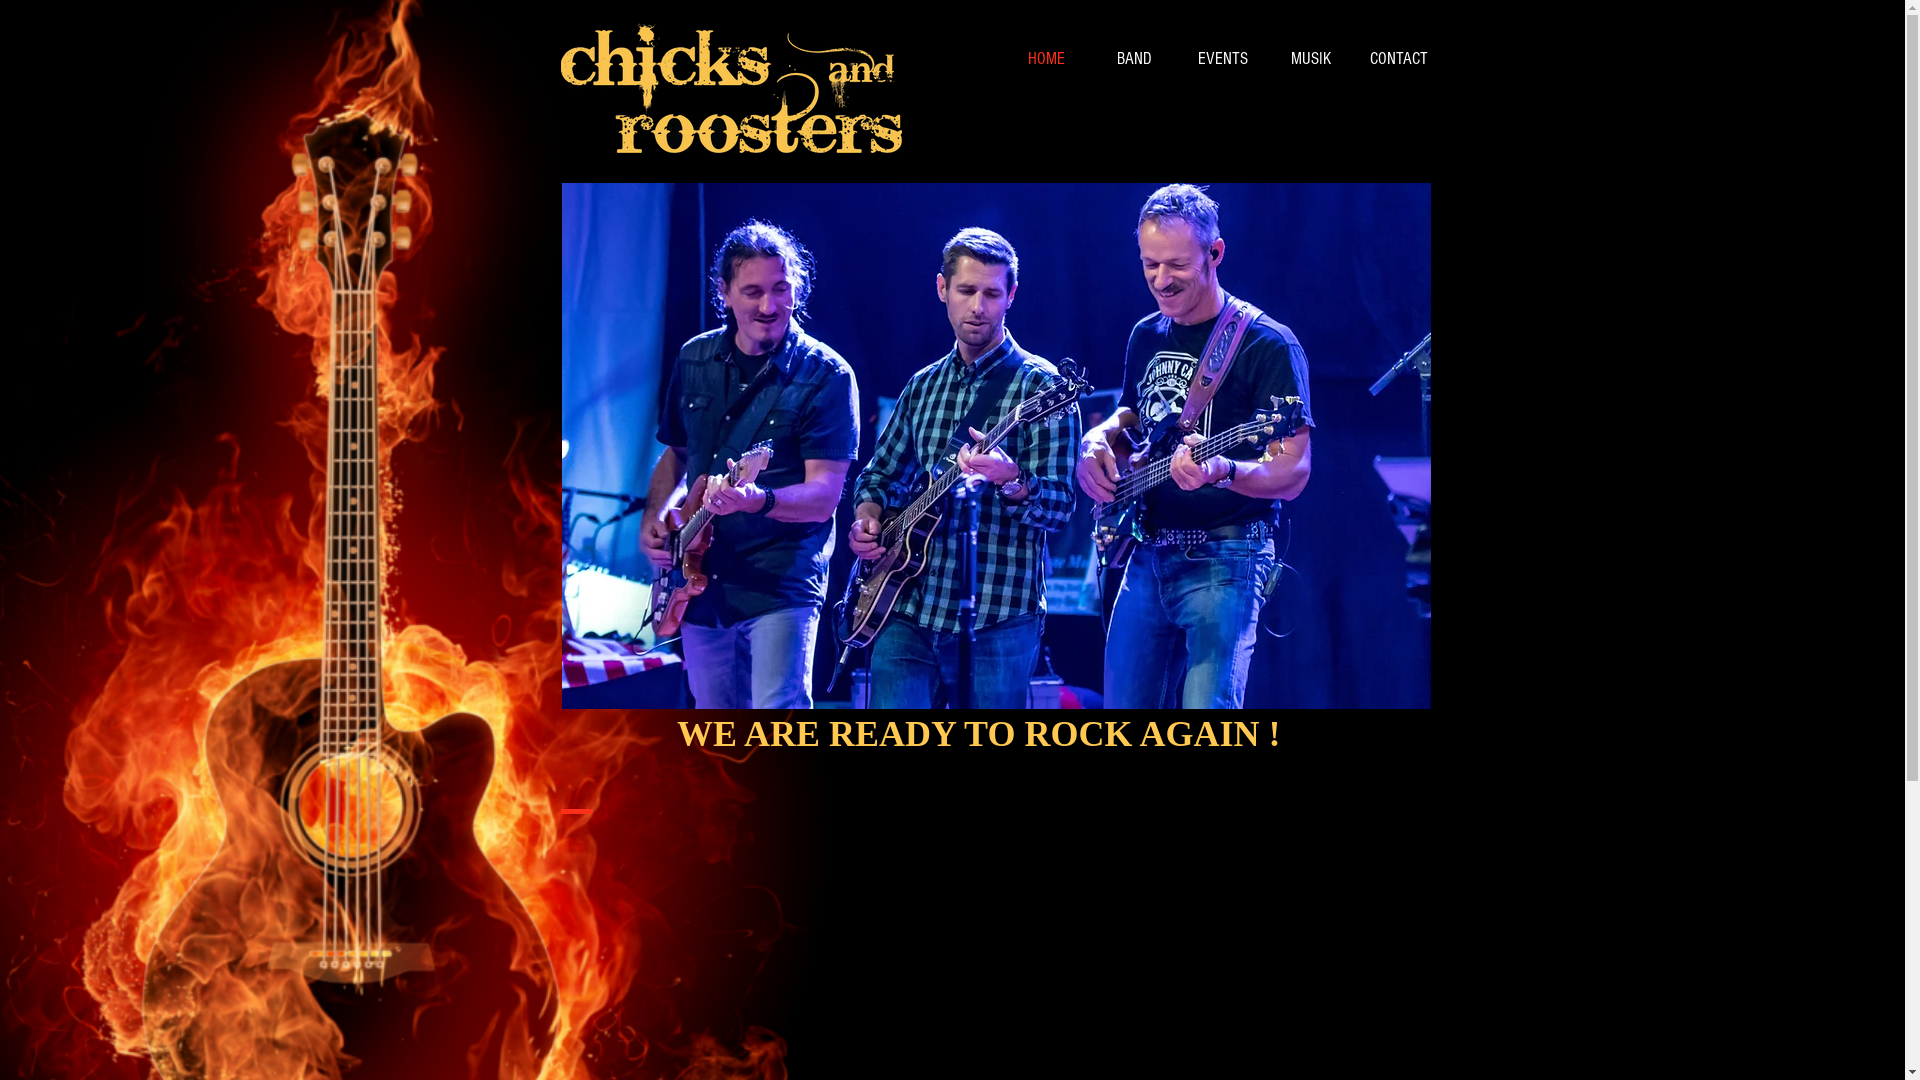 The height and width of the screenshot is (1080, 1920). What do you see at coordinates (1353, 57) in the screenshot?
I see `'CONTACT'` at bounding box center [1353, 57].